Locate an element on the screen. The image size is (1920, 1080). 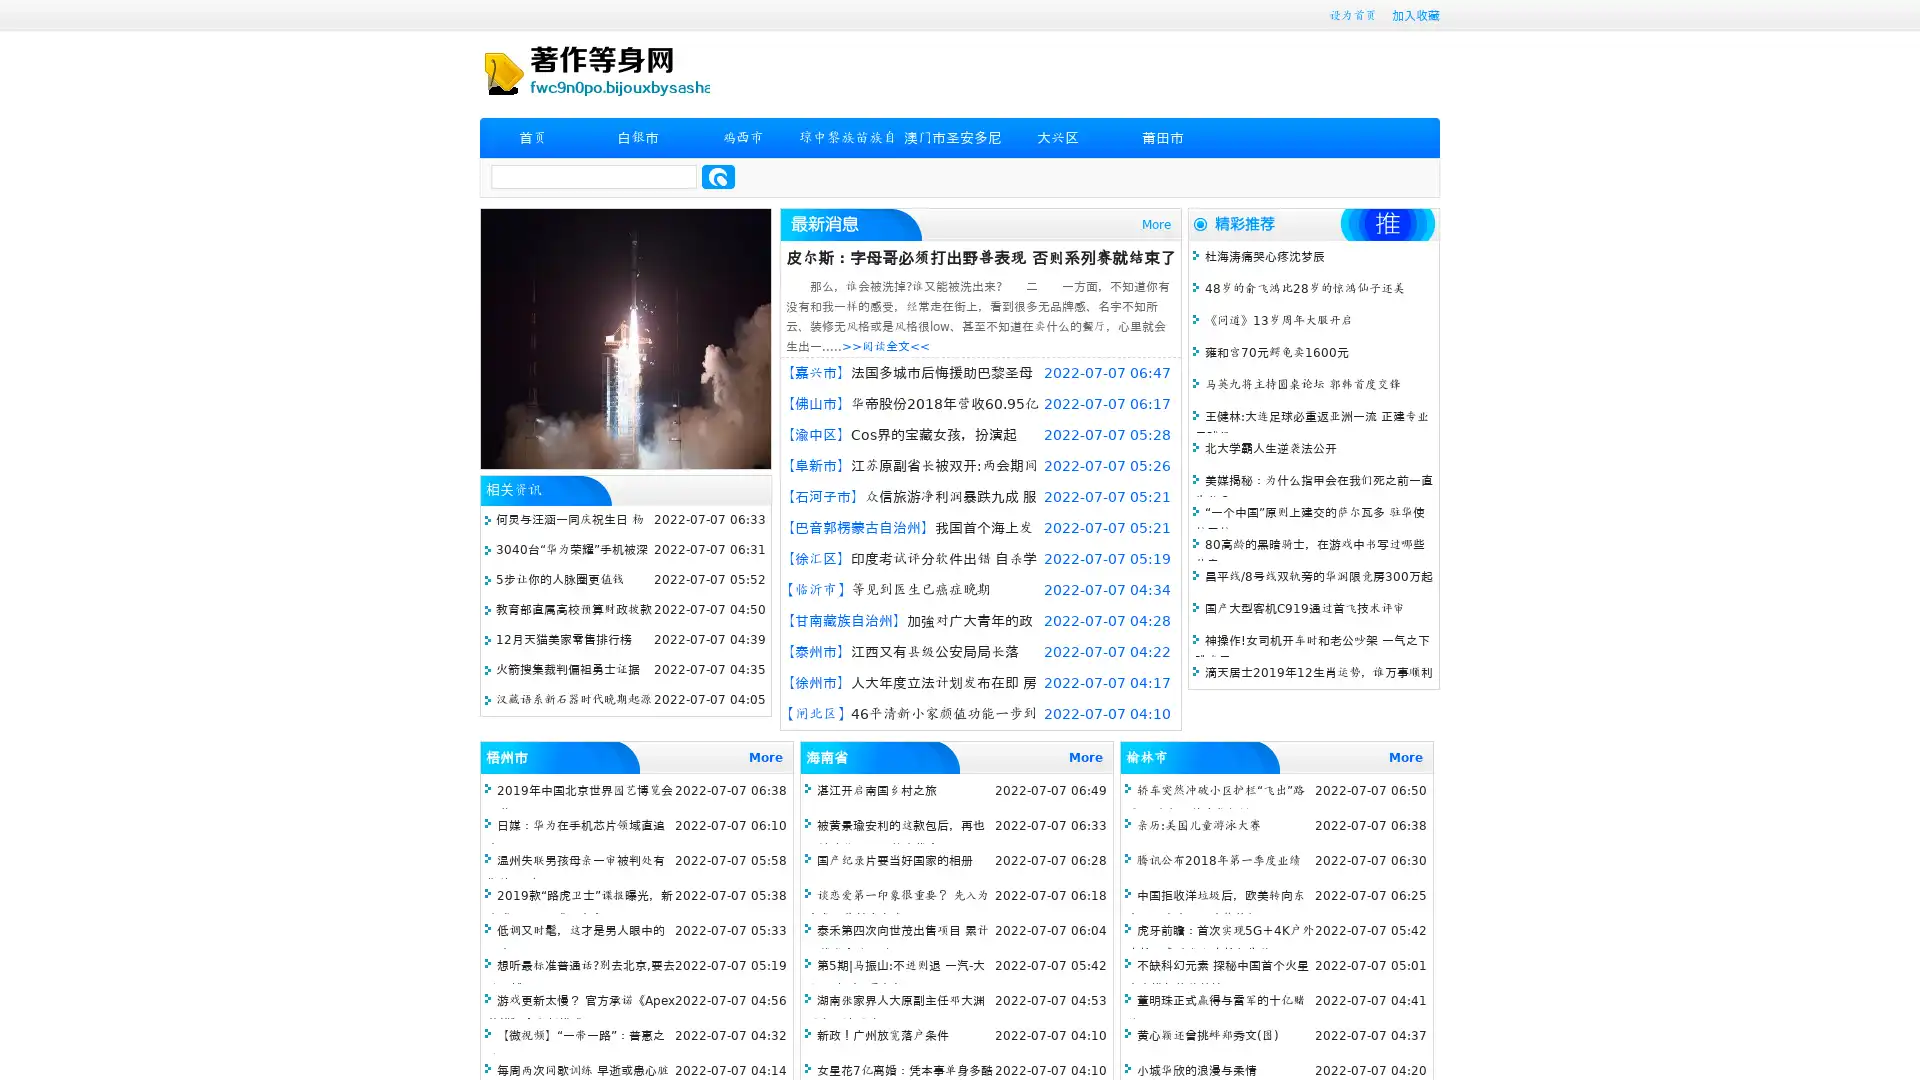
Search is located at coordinates (718, 176).